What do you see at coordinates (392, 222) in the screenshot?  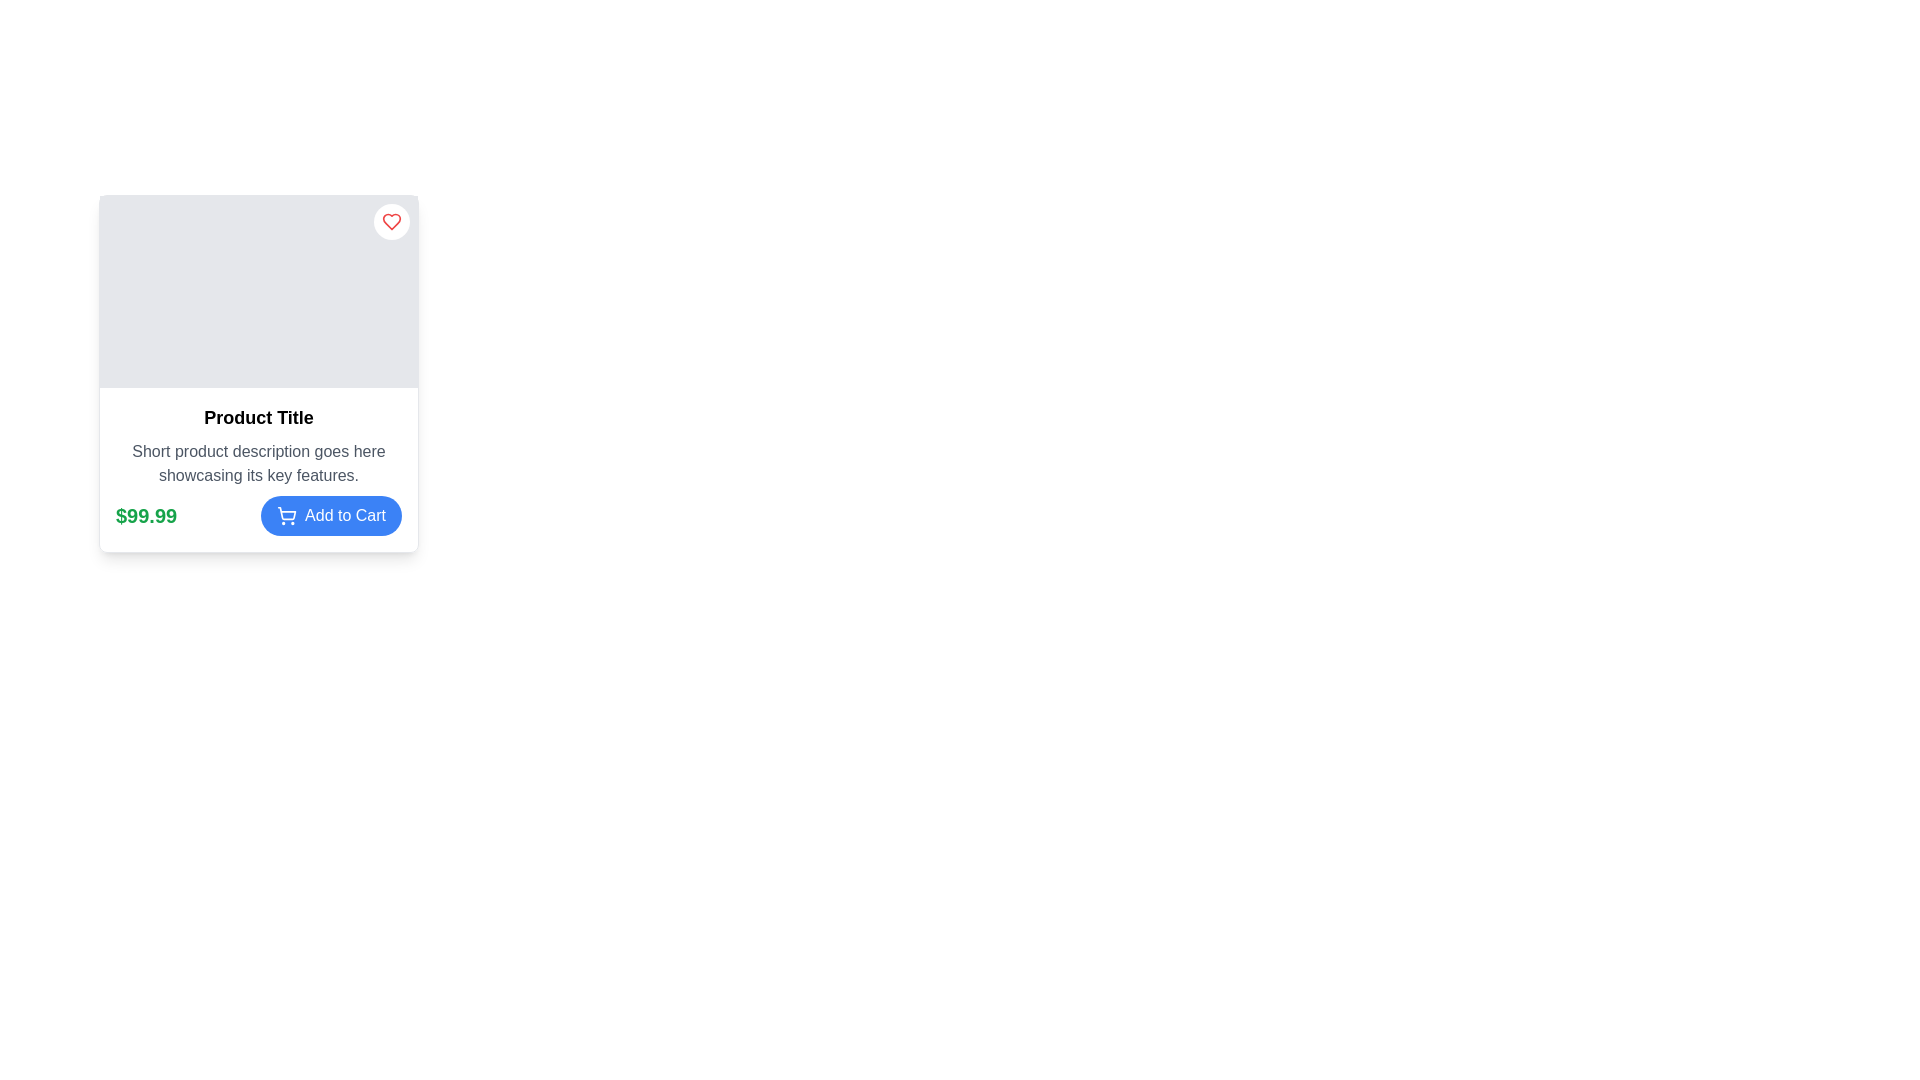 I see `the favorite icon button located in the top-right corner of the product card` at bounding box center [392, 222].